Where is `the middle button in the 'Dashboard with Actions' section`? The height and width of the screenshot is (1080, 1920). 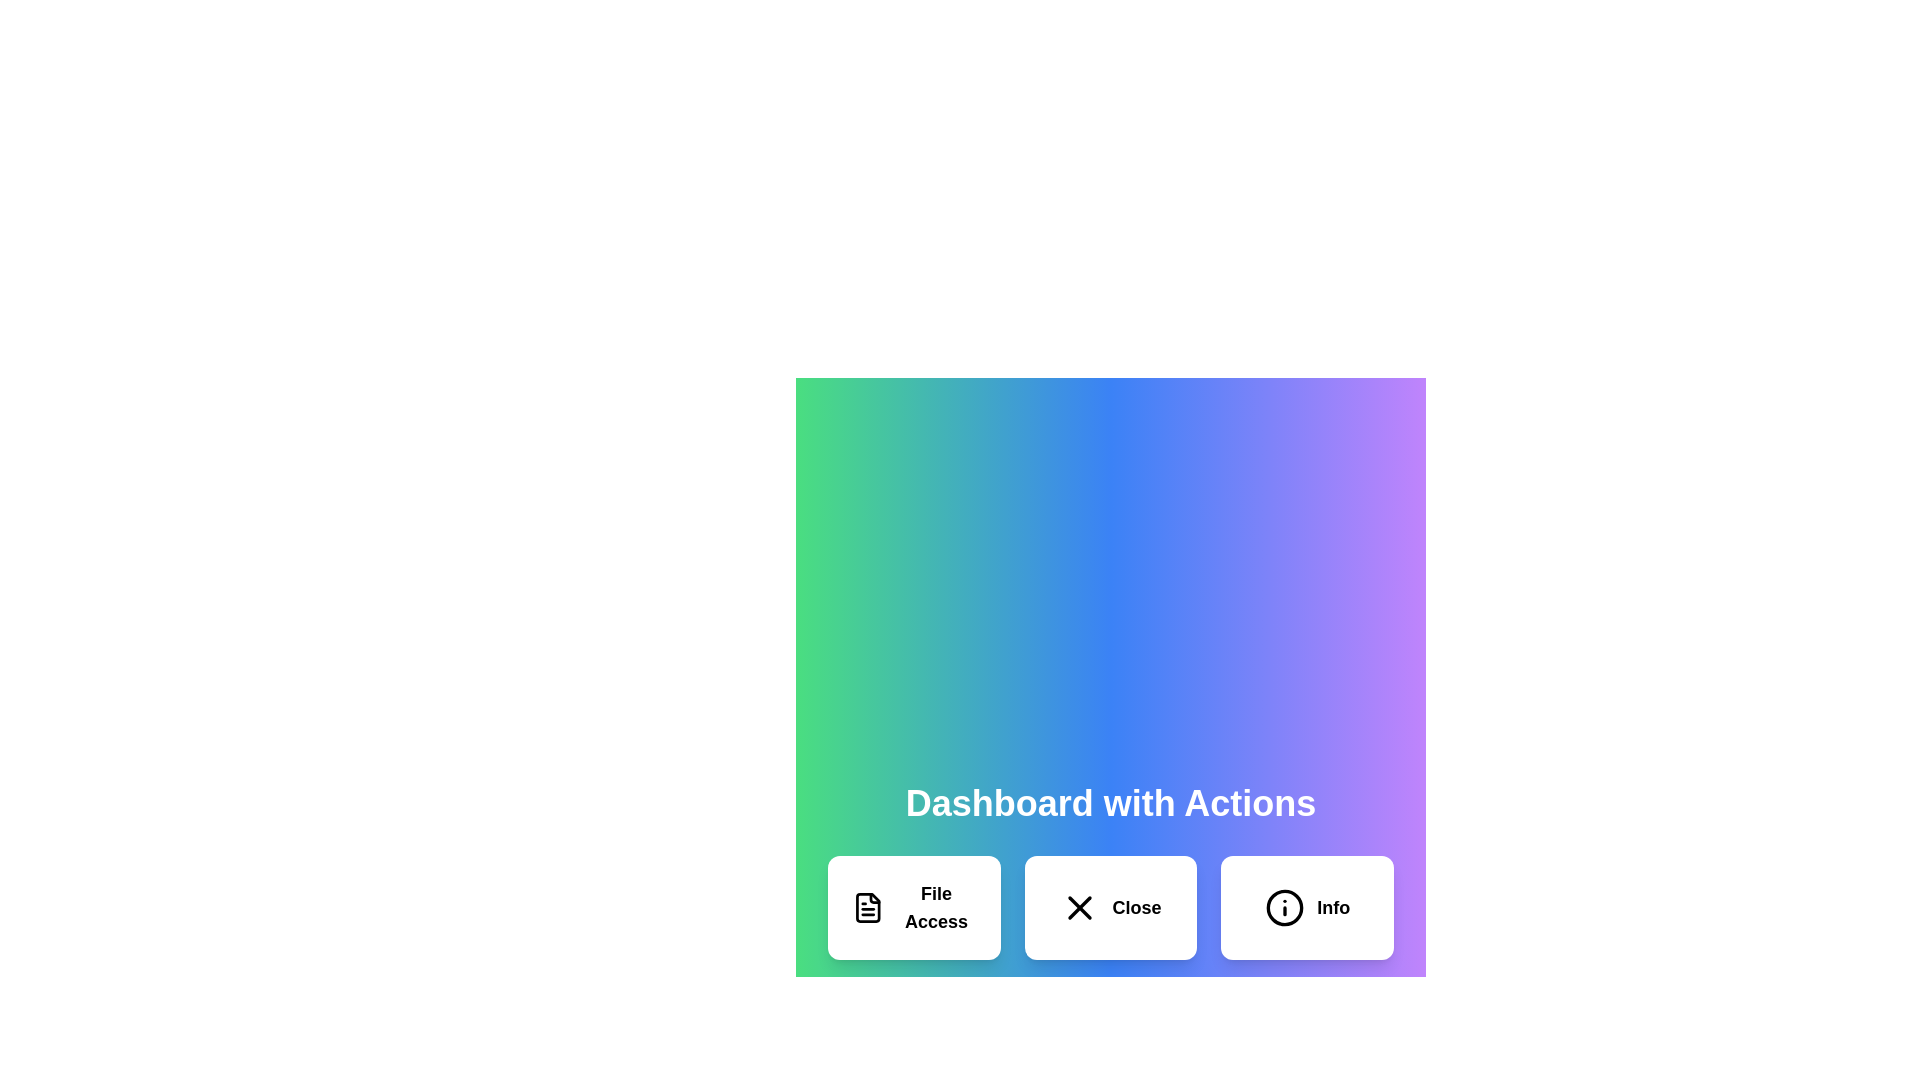 the middle button in the 'Dashboard with Actions' section is located at coordinates (1109, 907).